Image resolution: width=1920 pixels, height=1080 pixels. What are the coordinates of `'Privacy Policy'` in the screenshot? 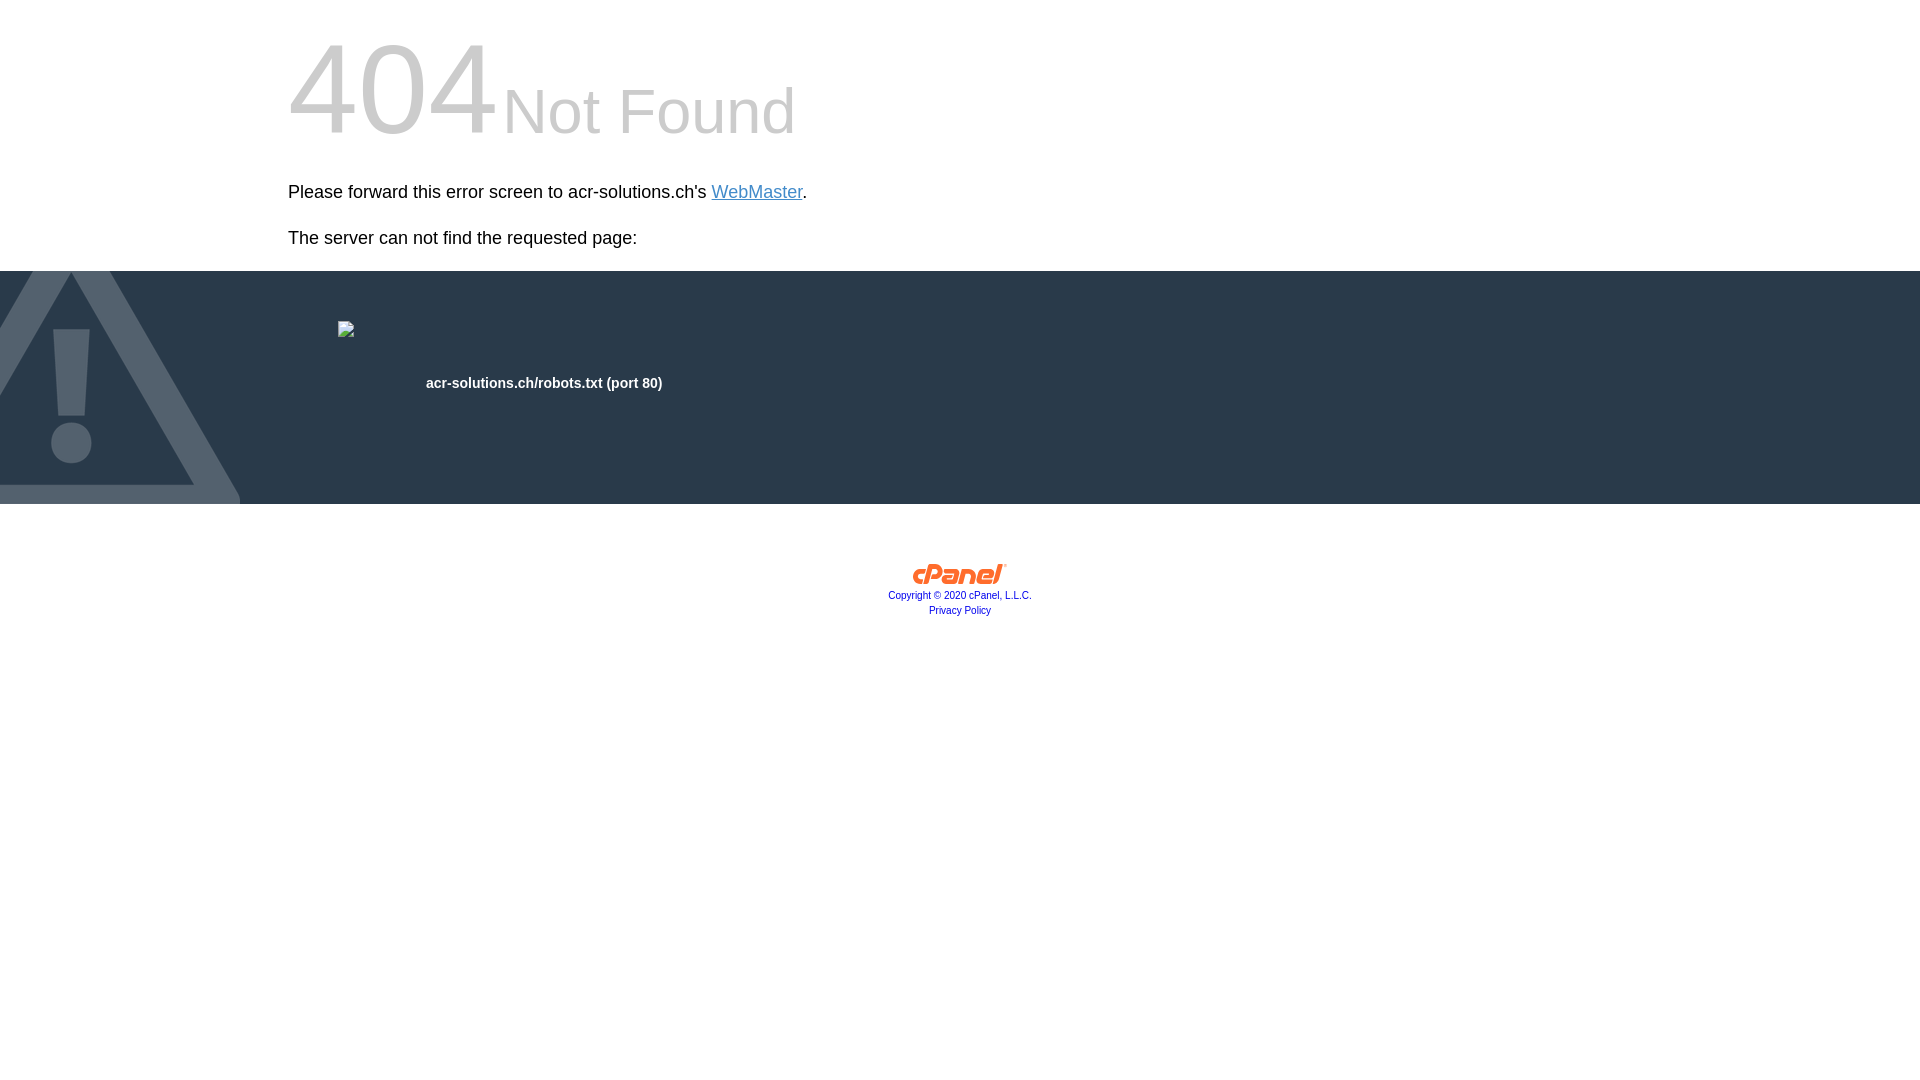 It's located at (960, 609).